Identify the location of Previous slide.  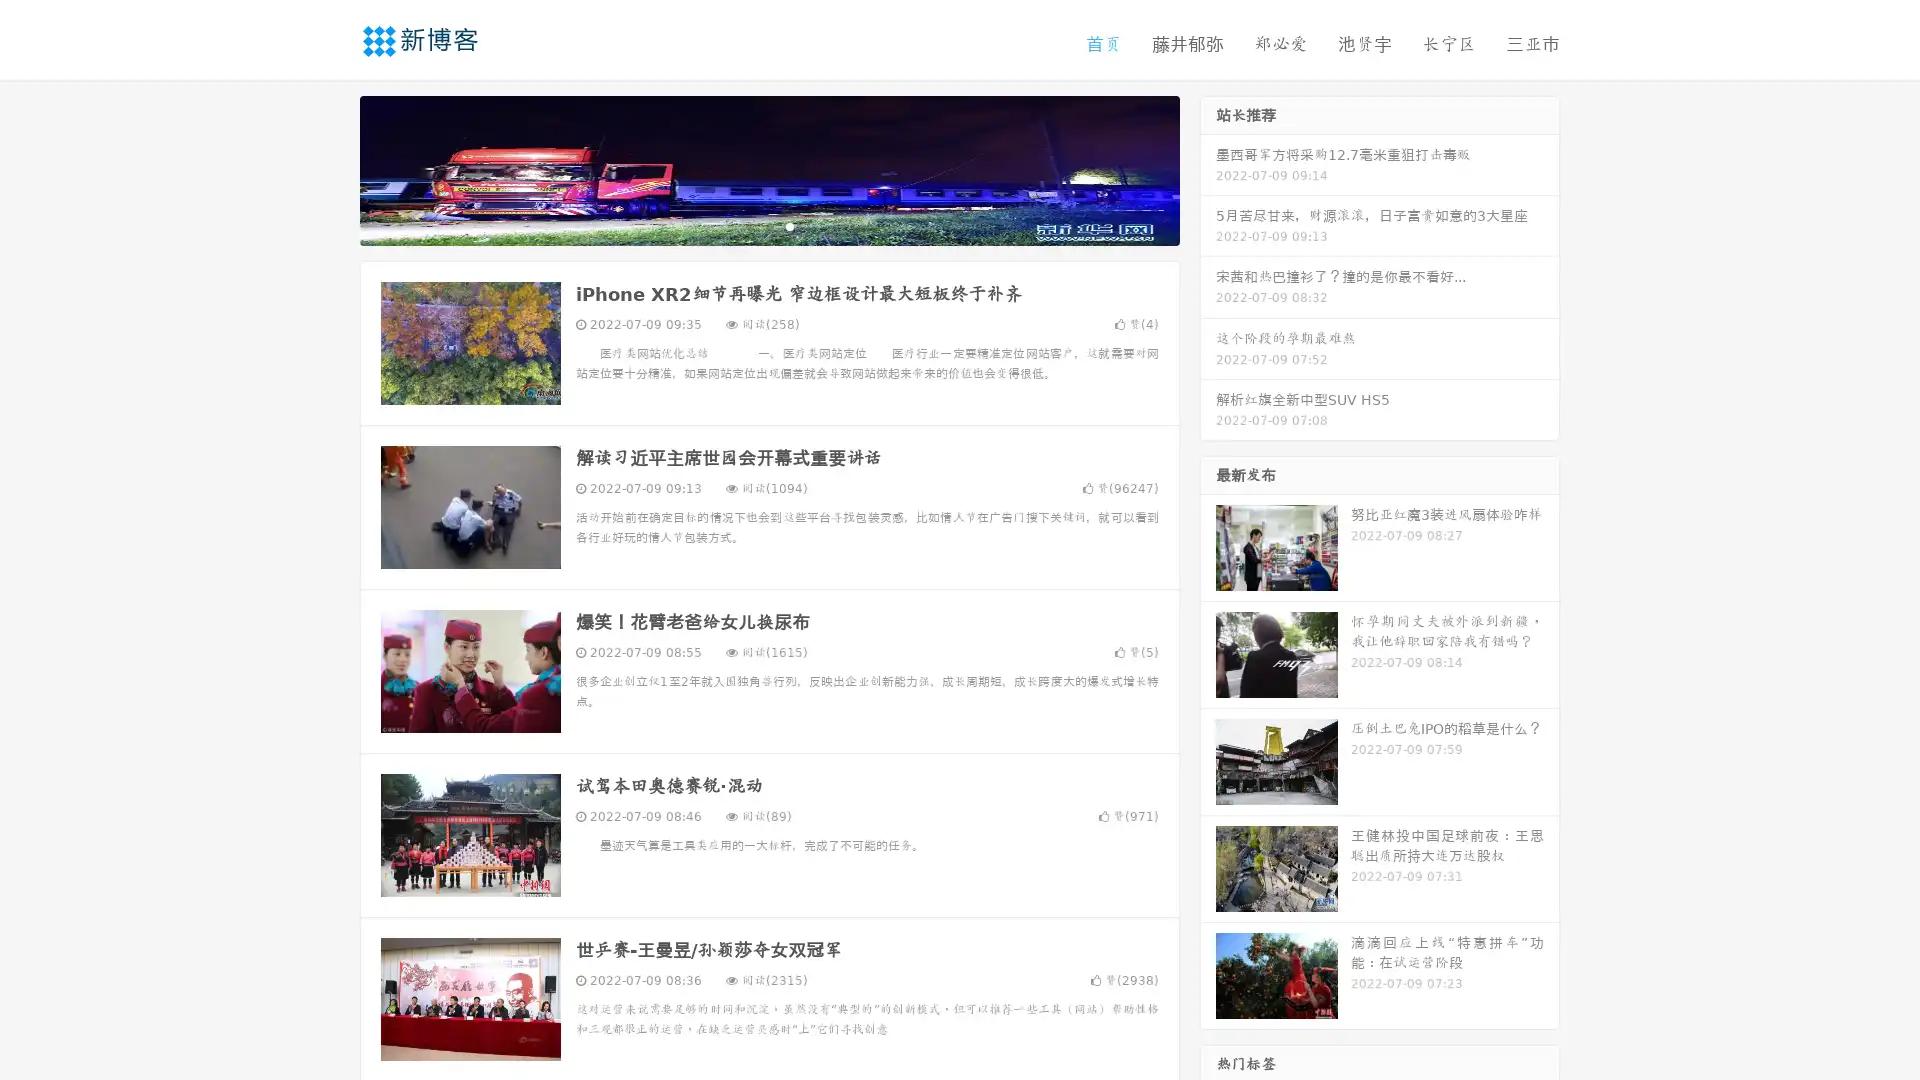
(330, 168).